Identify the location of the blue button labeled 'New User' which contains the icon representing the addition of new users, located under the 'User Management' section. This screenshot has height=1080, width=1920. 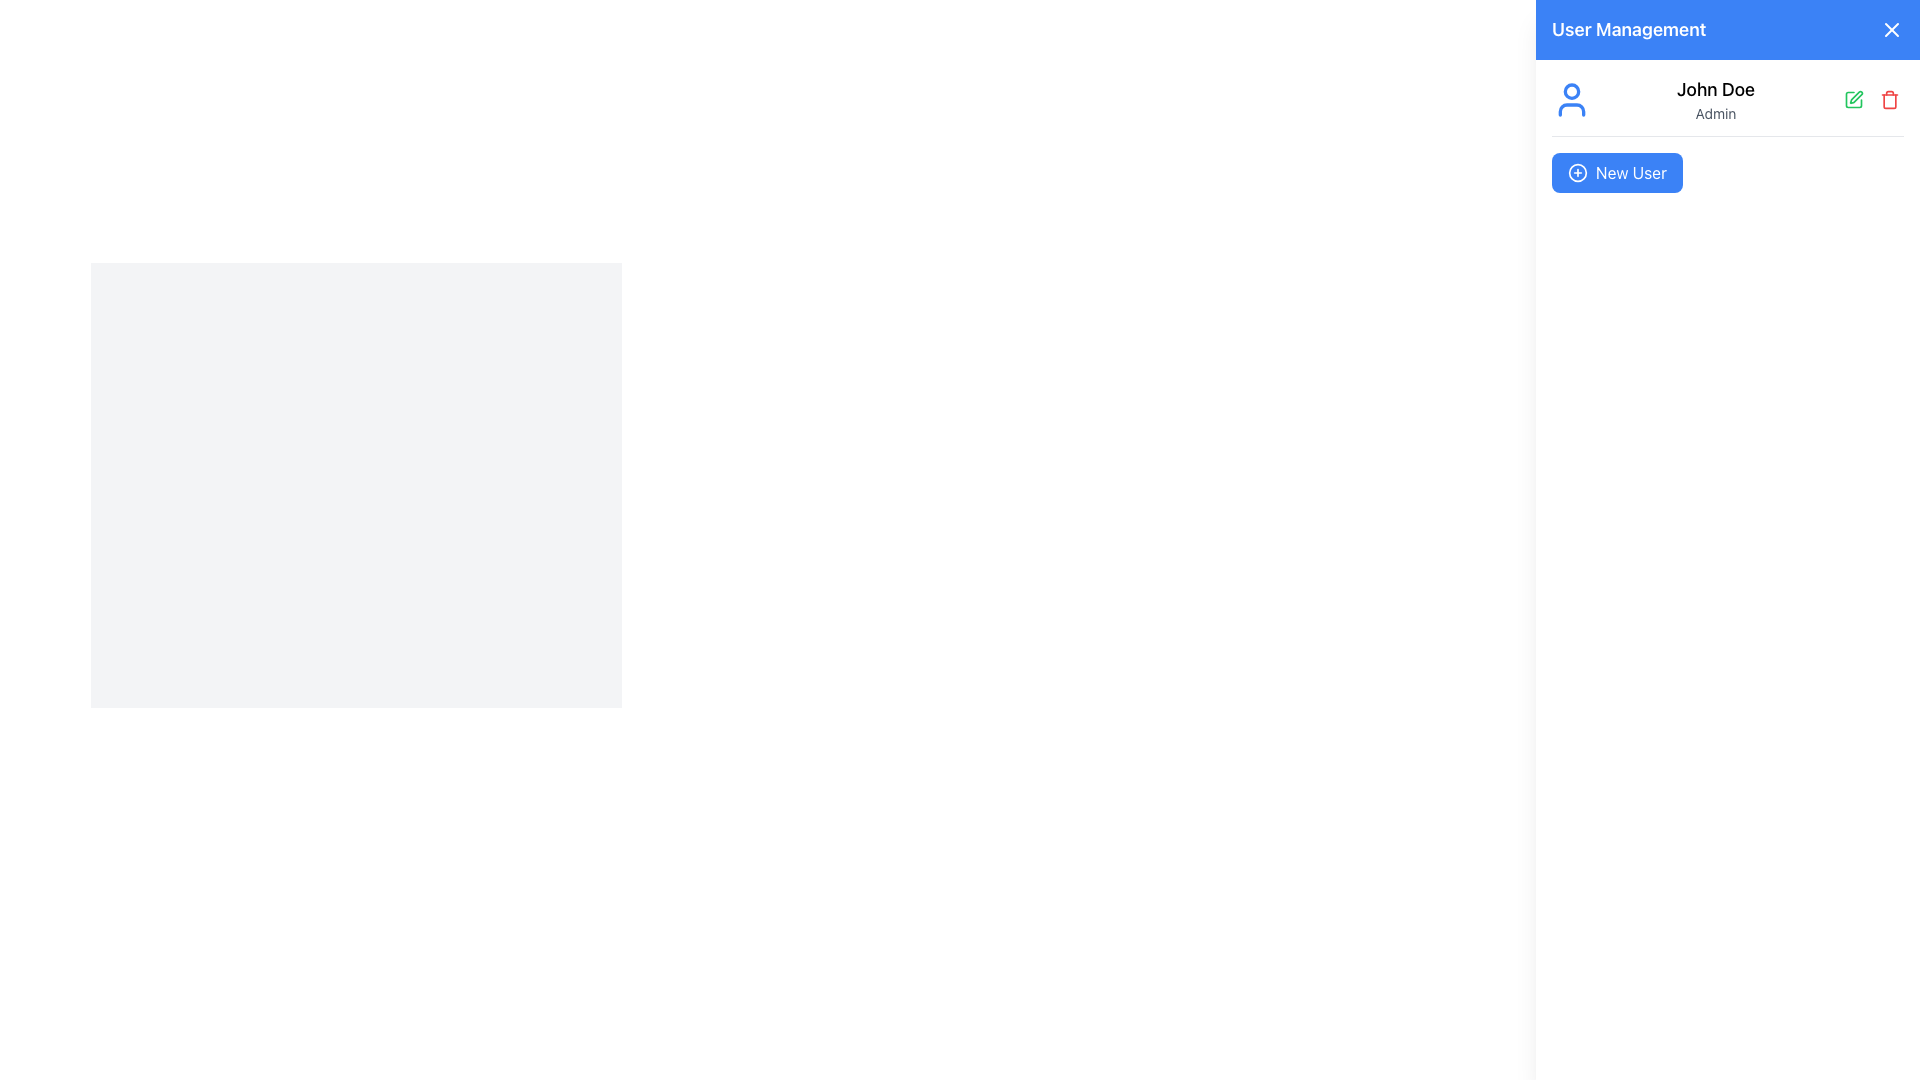
(1577, 172).